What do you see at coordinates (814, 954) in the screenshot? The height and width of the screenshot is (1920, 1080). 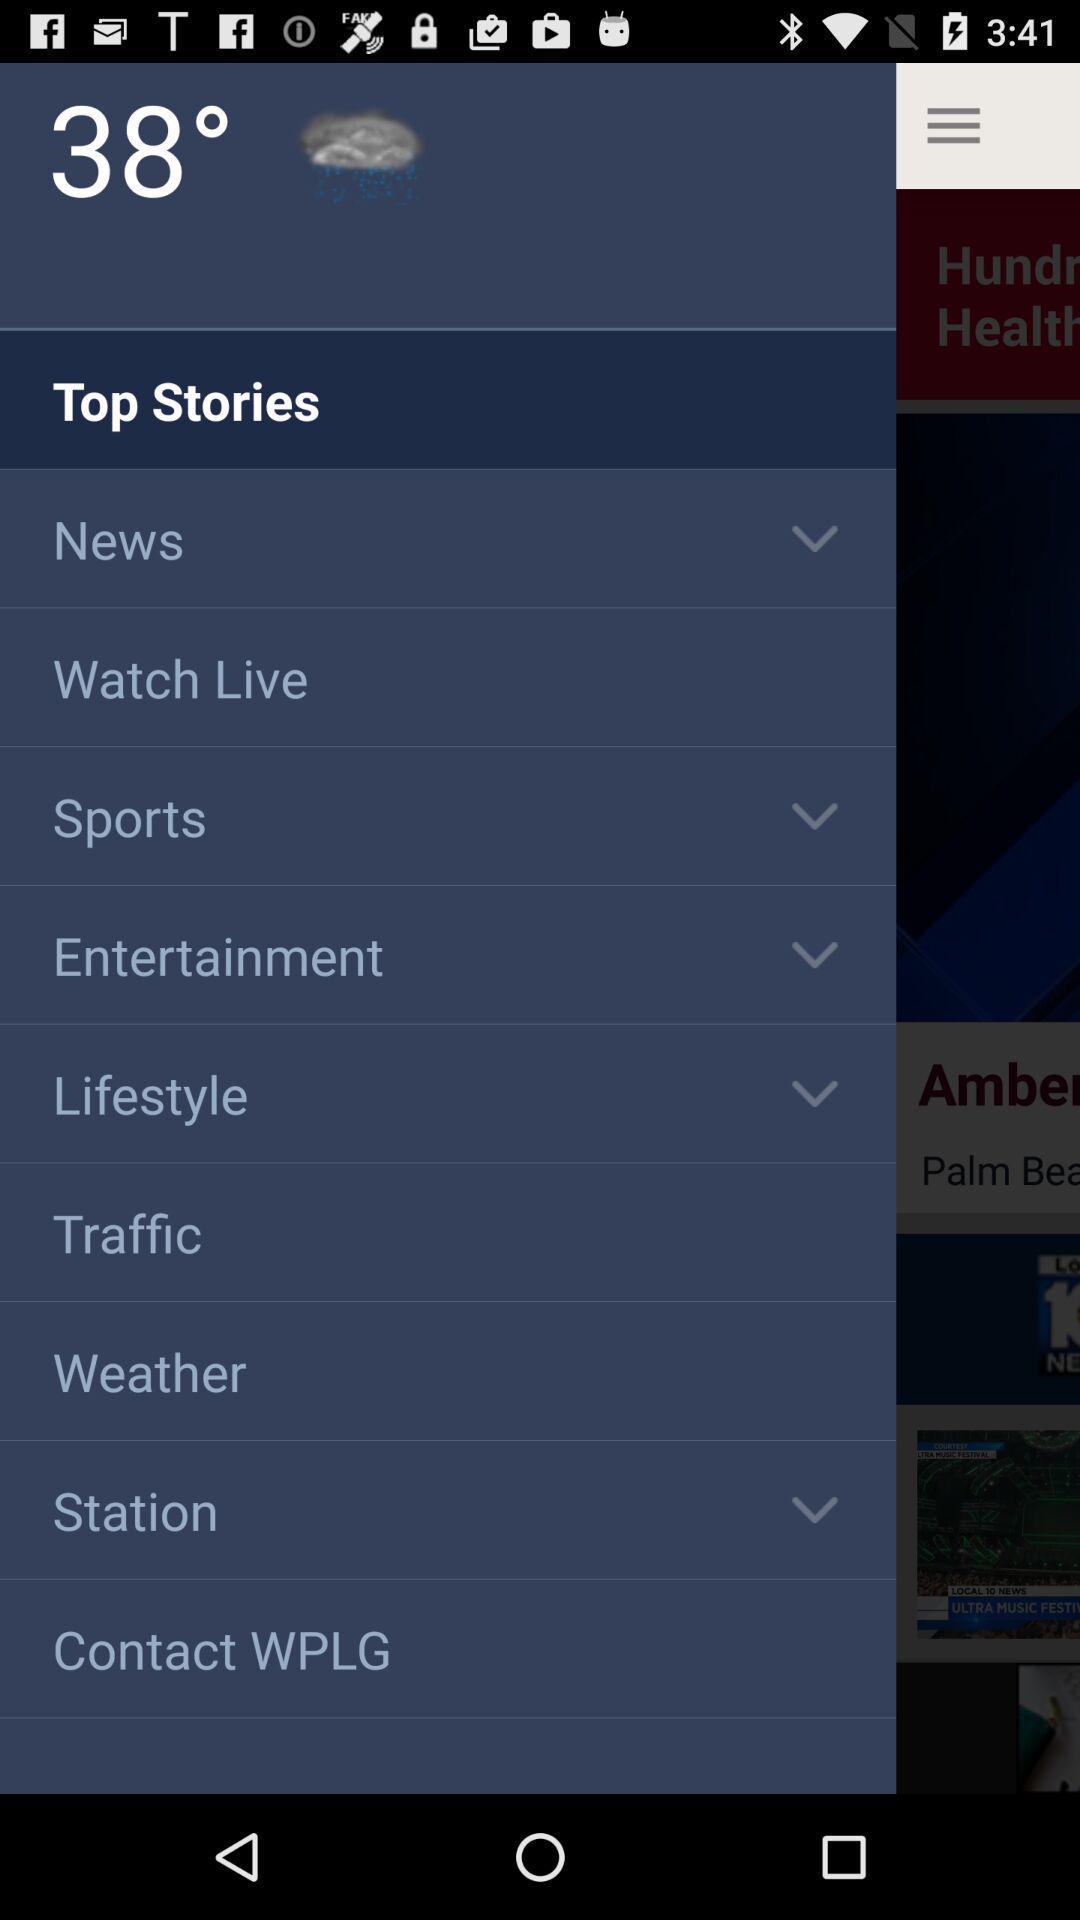 I see `third drop down from top` at bounding box center [814, 954].